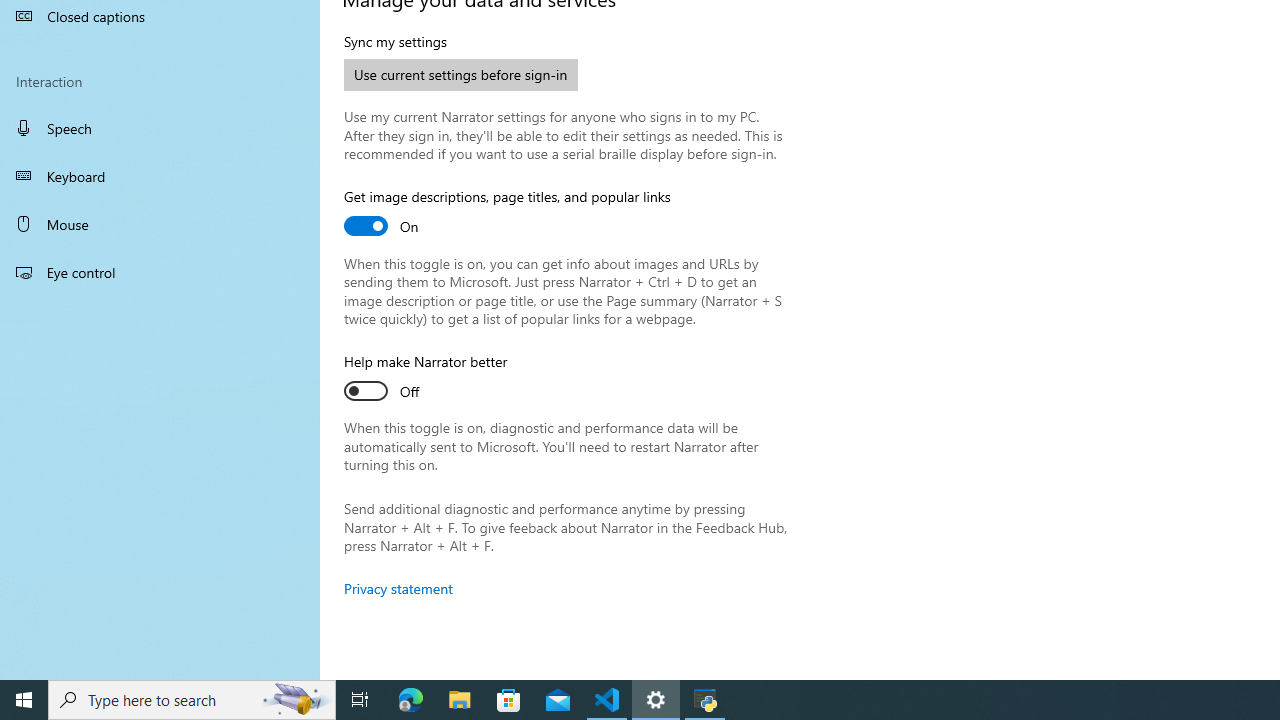 The height and width of the screenshot is (720, 1280). Describe the element at coordinates (24, 698) in the screenshot. I see `'Start'` at that location.